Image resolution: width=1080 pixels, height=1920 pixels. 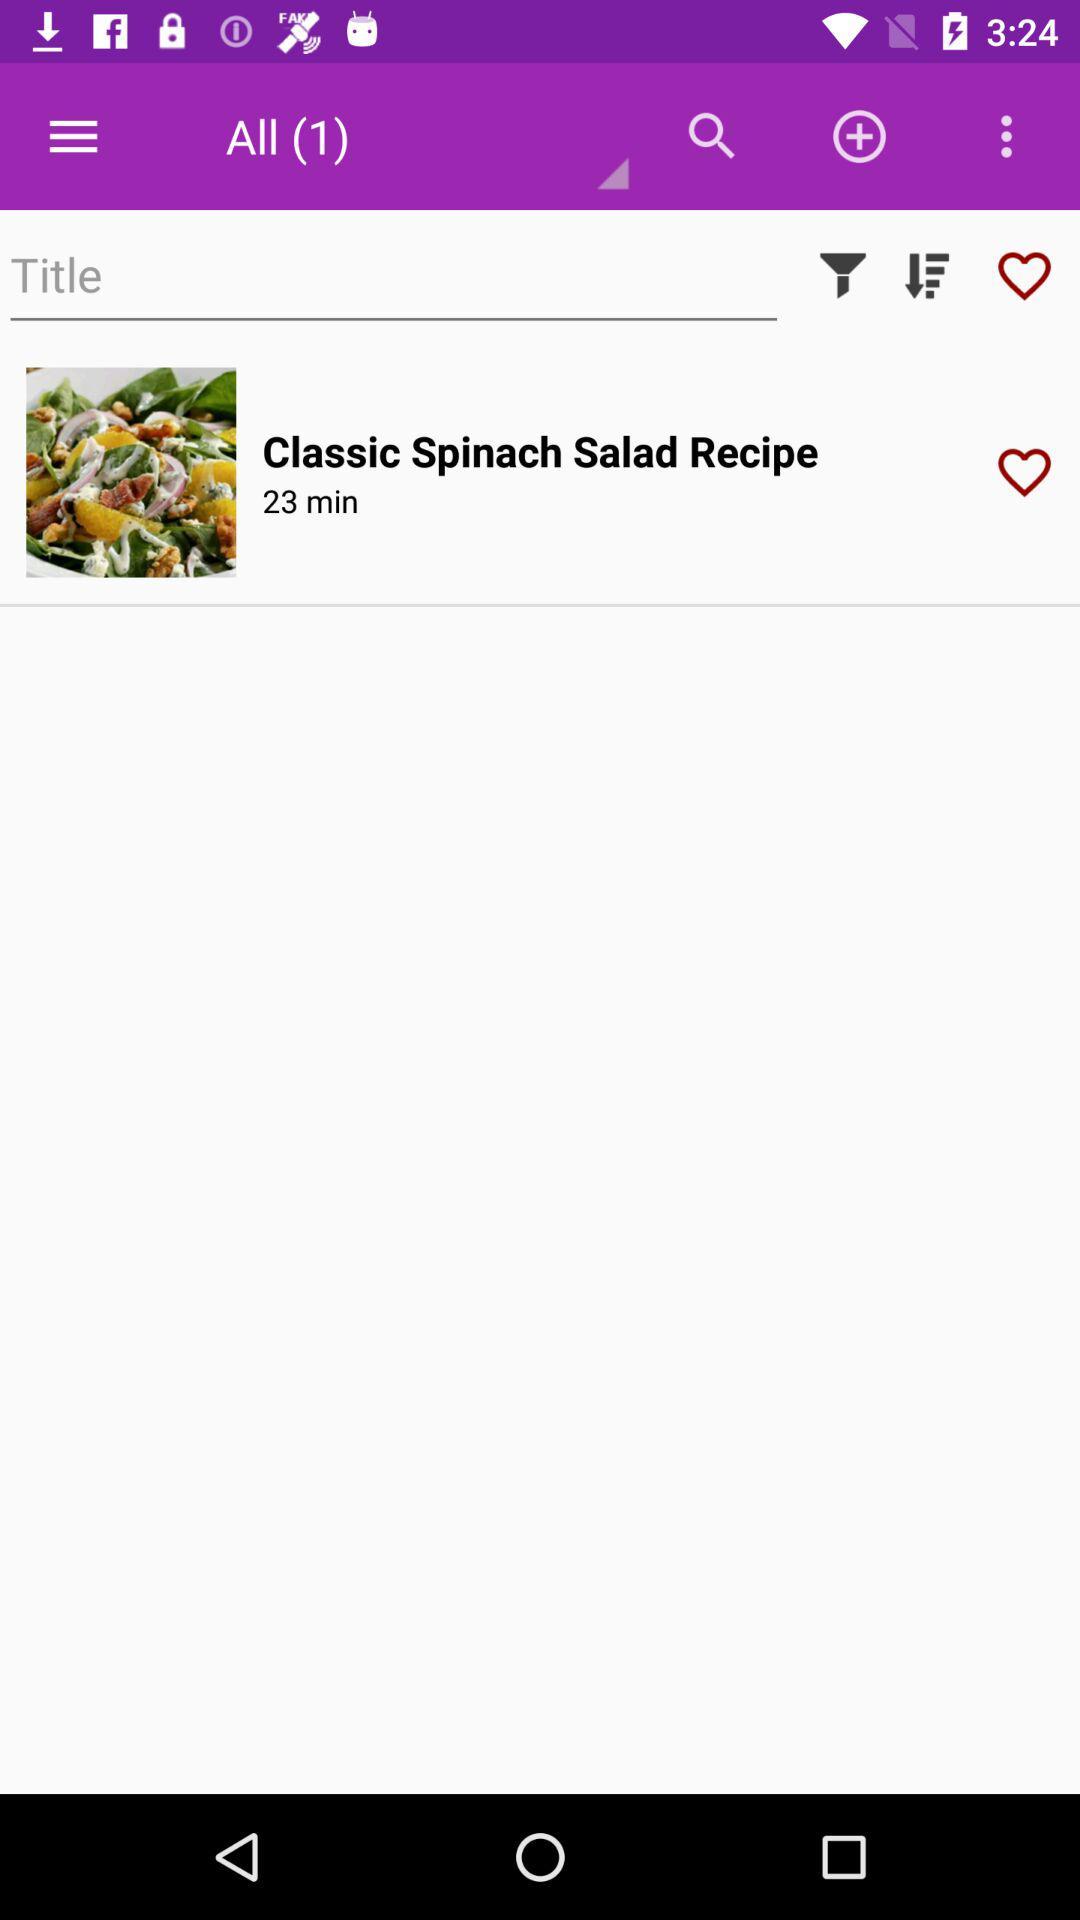 I want to click on the item next to all (1) item, so click(x=711, y=135).